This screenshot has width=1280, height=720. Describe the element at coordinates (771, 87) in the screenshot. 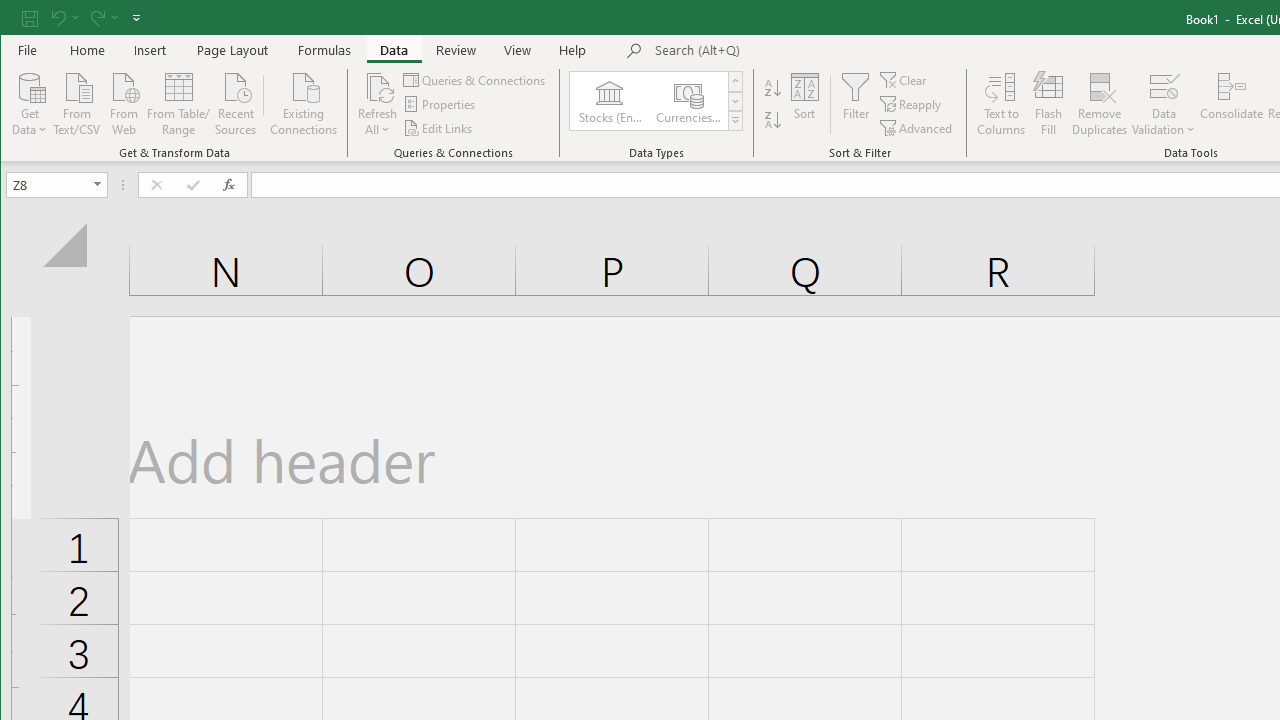

I see `'Sort A to Z'` at that location.